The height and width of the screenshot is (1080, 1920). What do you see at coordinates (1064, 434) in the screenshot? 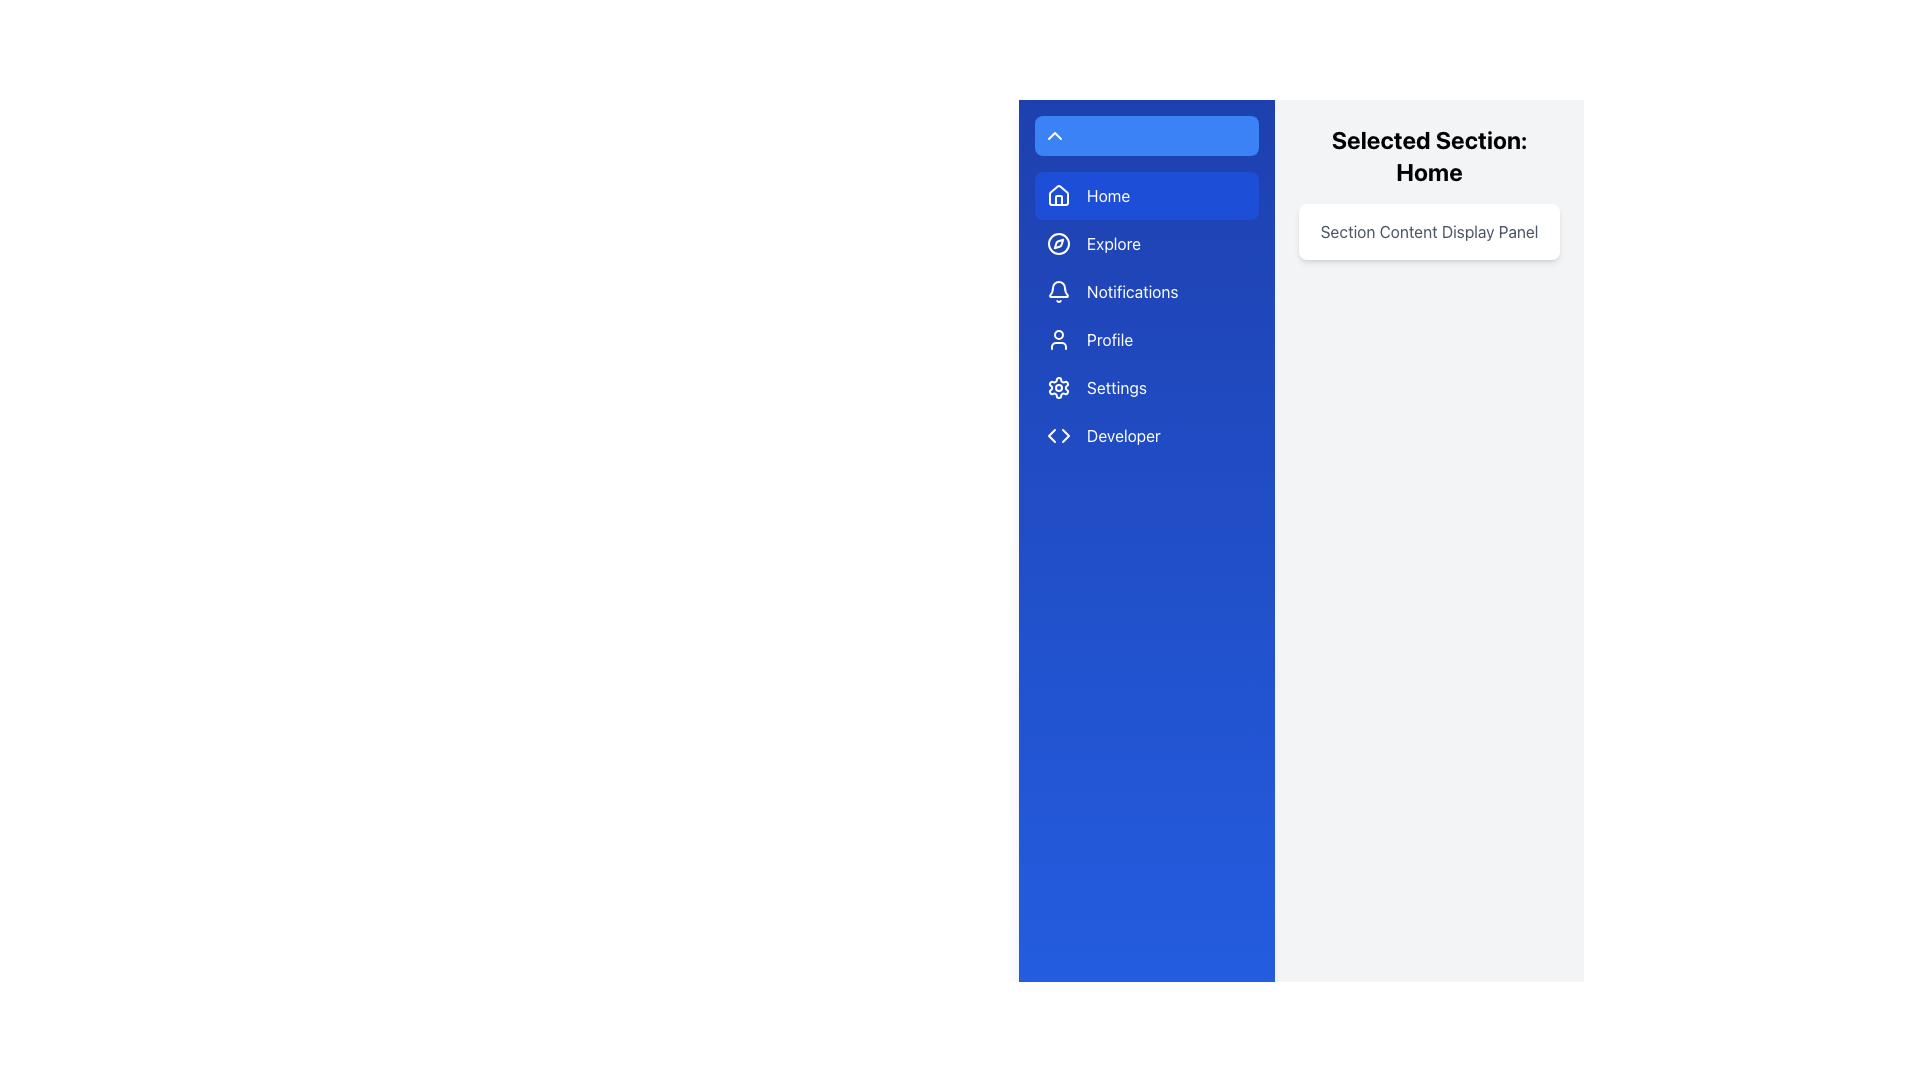
I see `the arrow icon on the right side of the 'Developer' menu item, which indicates navigation direction` at bounding box center [1064, 434].